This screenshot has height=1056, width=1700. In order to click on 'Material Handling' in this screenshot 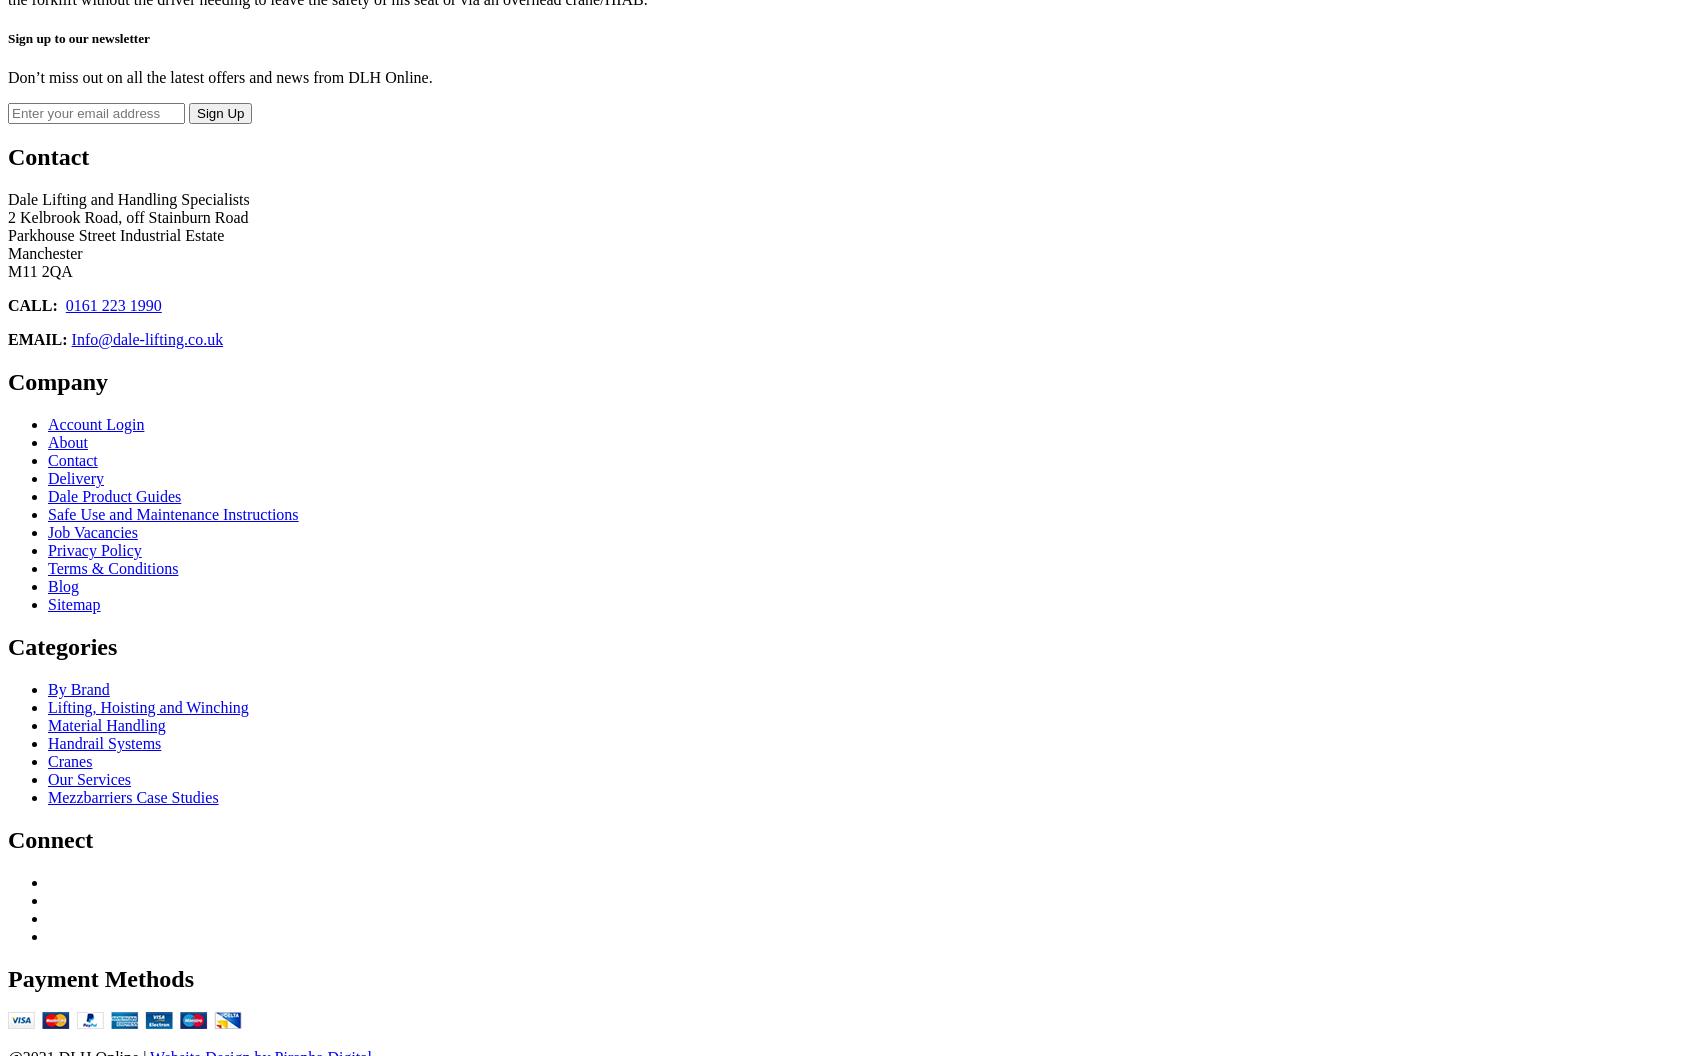, I will do `click(106, 724)`.